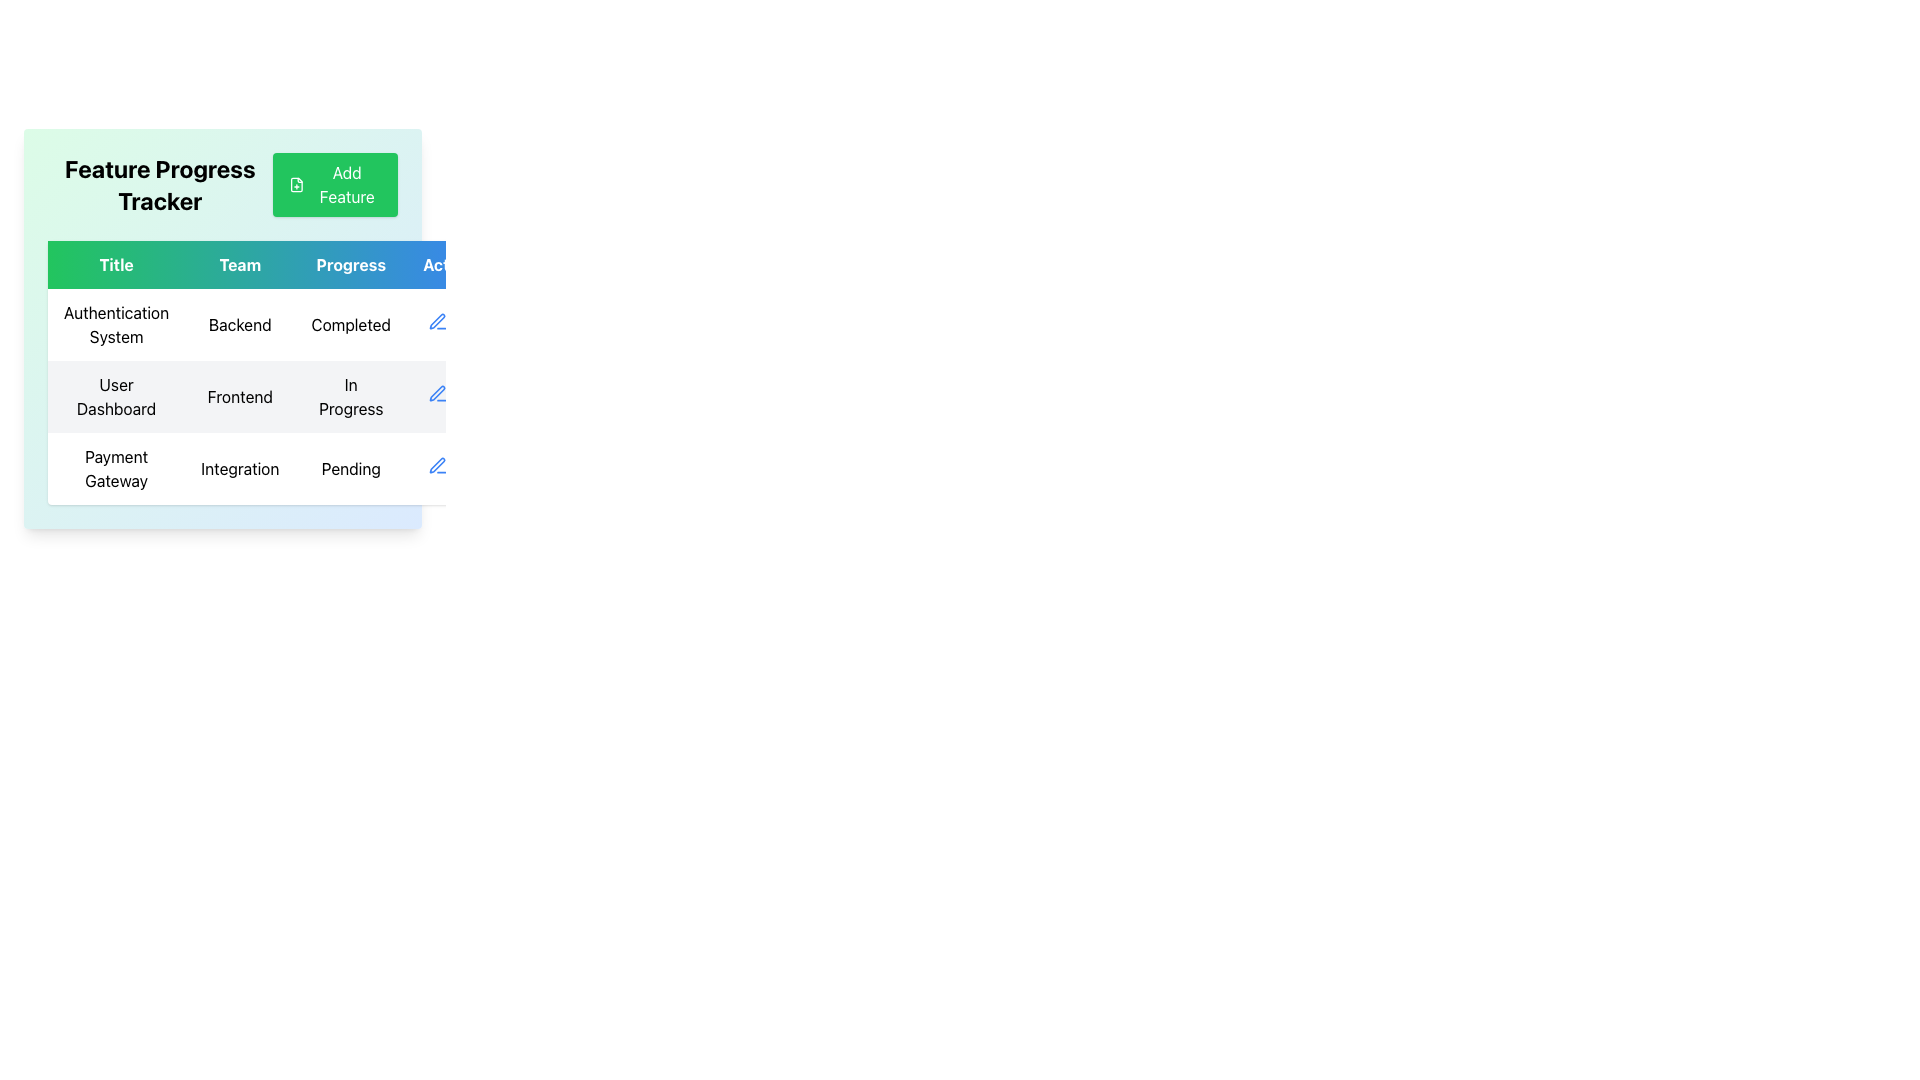  Describe the element at coordinates (436, 393) in the screenshot. I see `the blue pen icon located in the 'Action' column of the 'User Dashboard' row` at that location.